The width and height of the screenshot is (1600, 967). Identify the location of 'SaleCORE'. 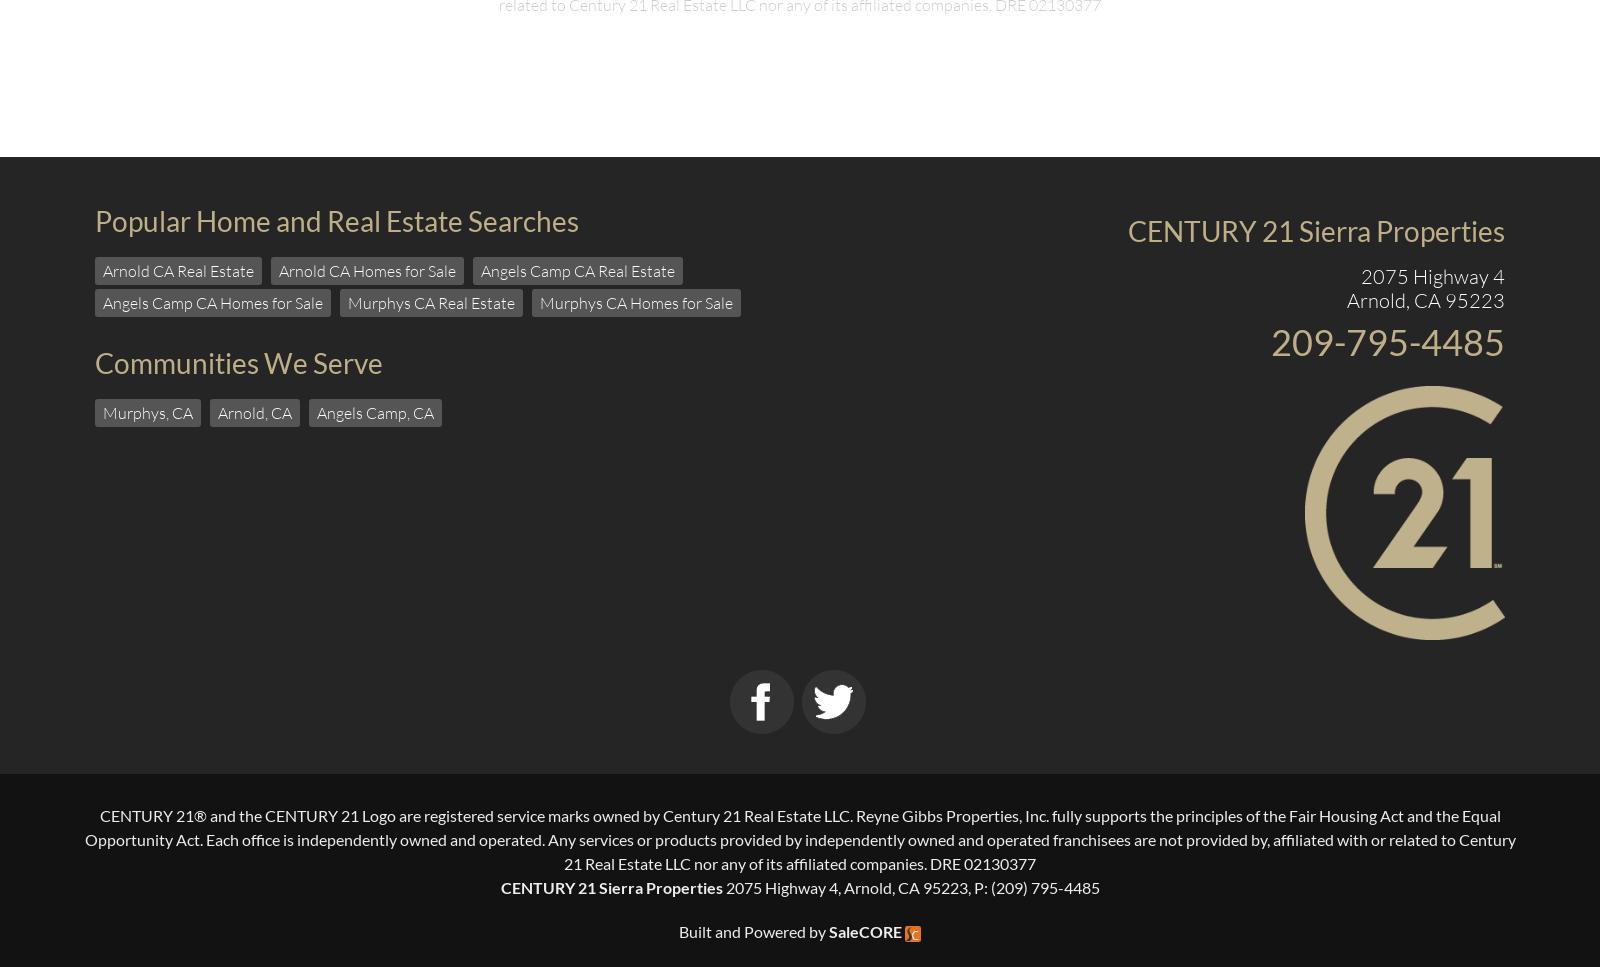
(864, 930).